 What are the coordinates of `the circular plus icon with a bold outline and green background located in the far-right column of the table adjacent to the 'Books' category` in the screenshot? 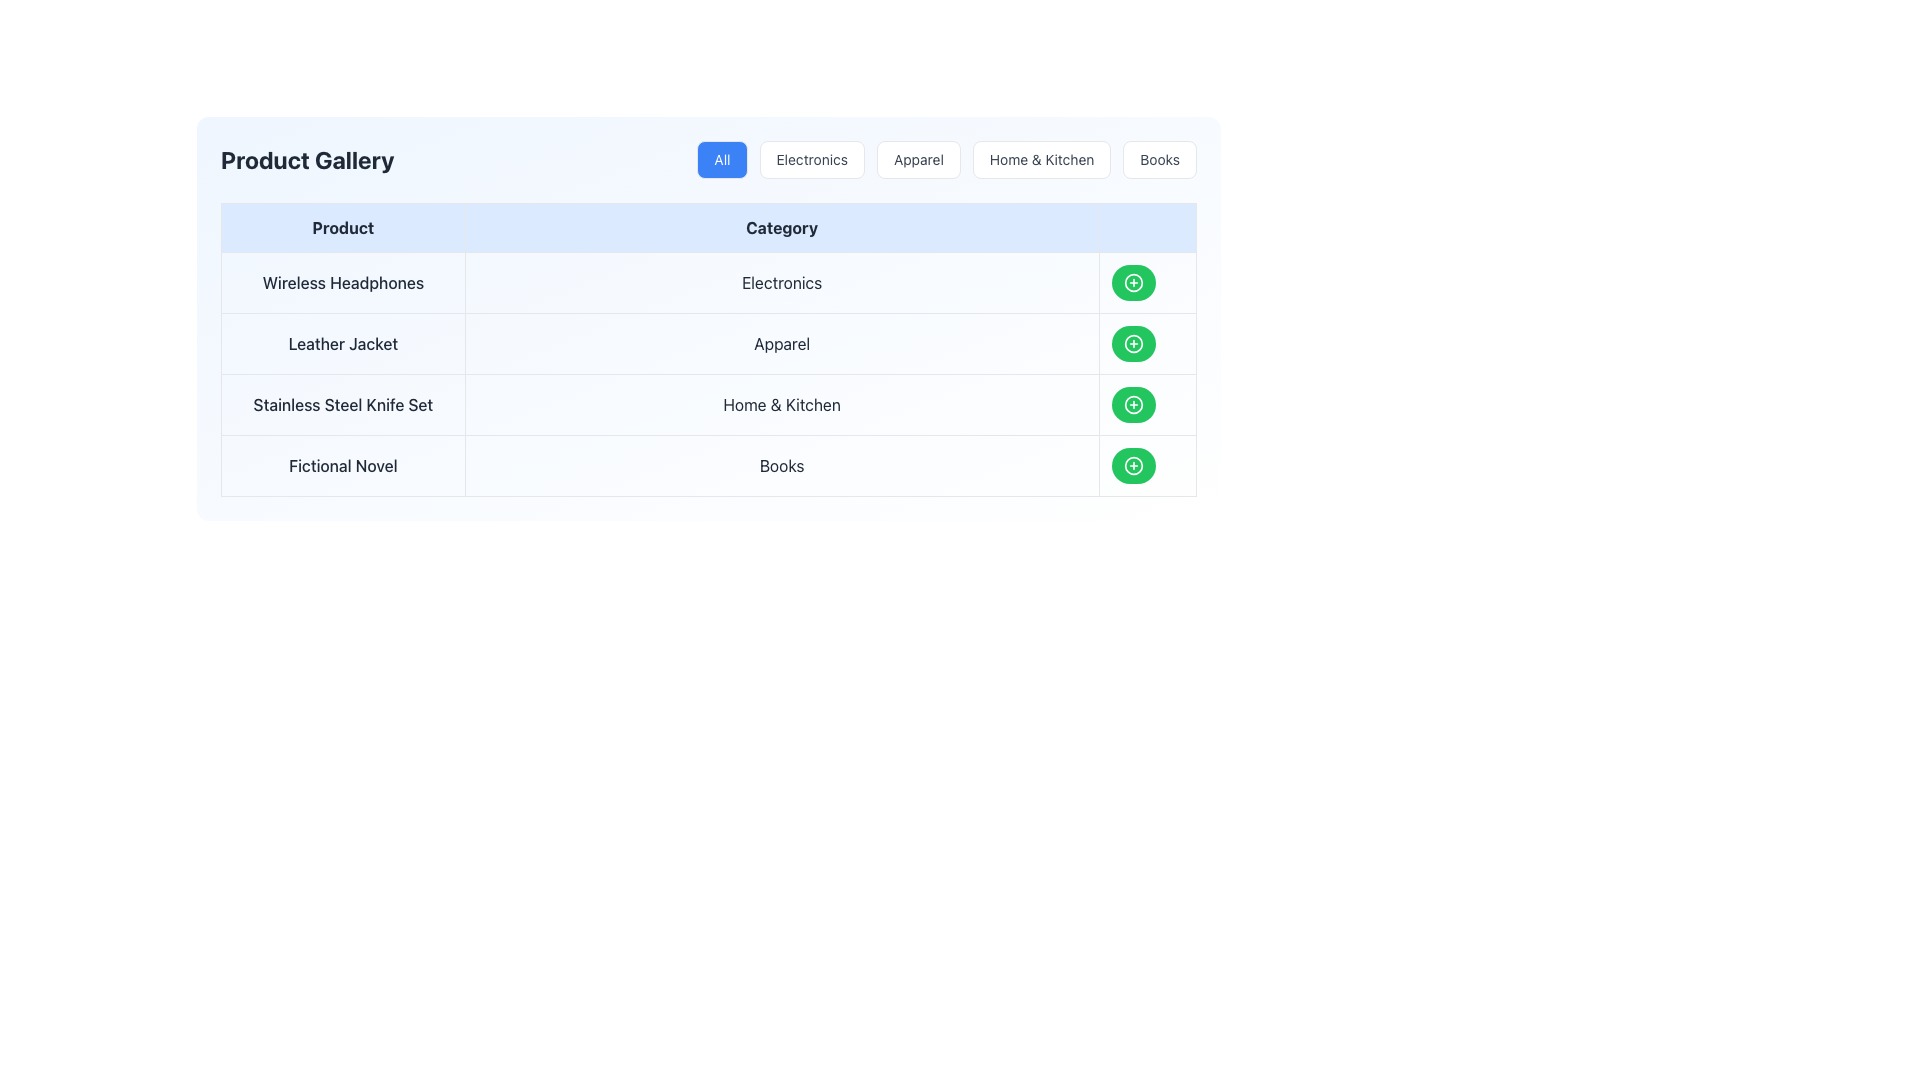 It's located at (1133, 466).